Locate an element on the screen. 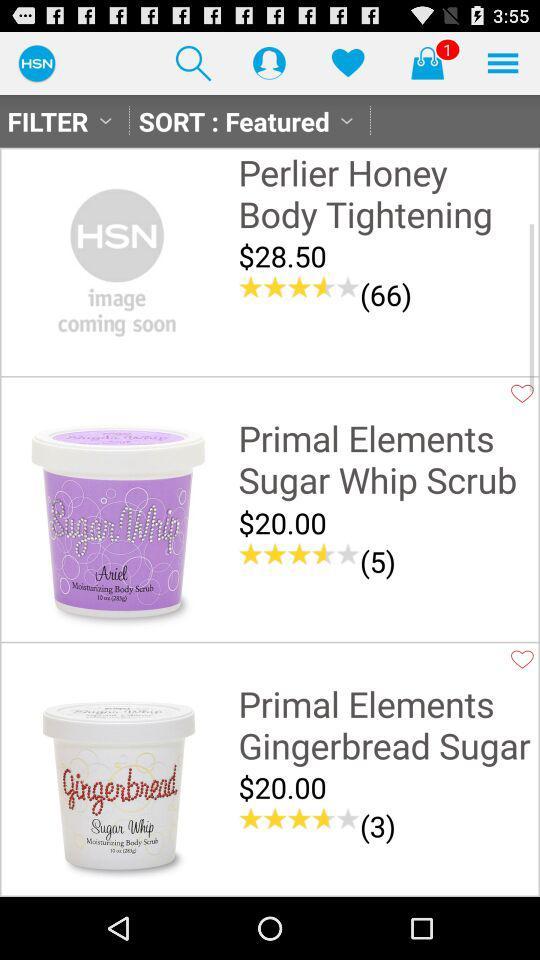 This screenshot has height=960, width=540. icon at the center is located at coordinates (298, 554).